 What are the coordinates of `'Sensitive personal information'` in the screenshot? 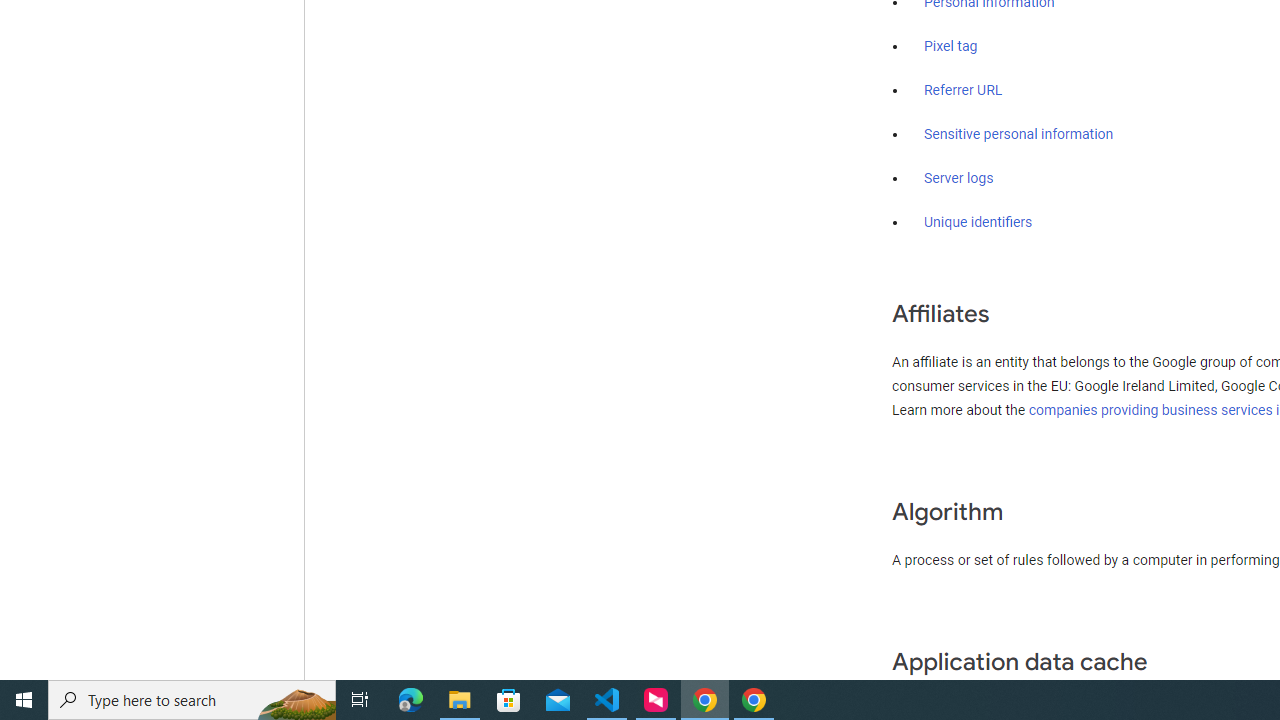 It's located at (1018, 135).